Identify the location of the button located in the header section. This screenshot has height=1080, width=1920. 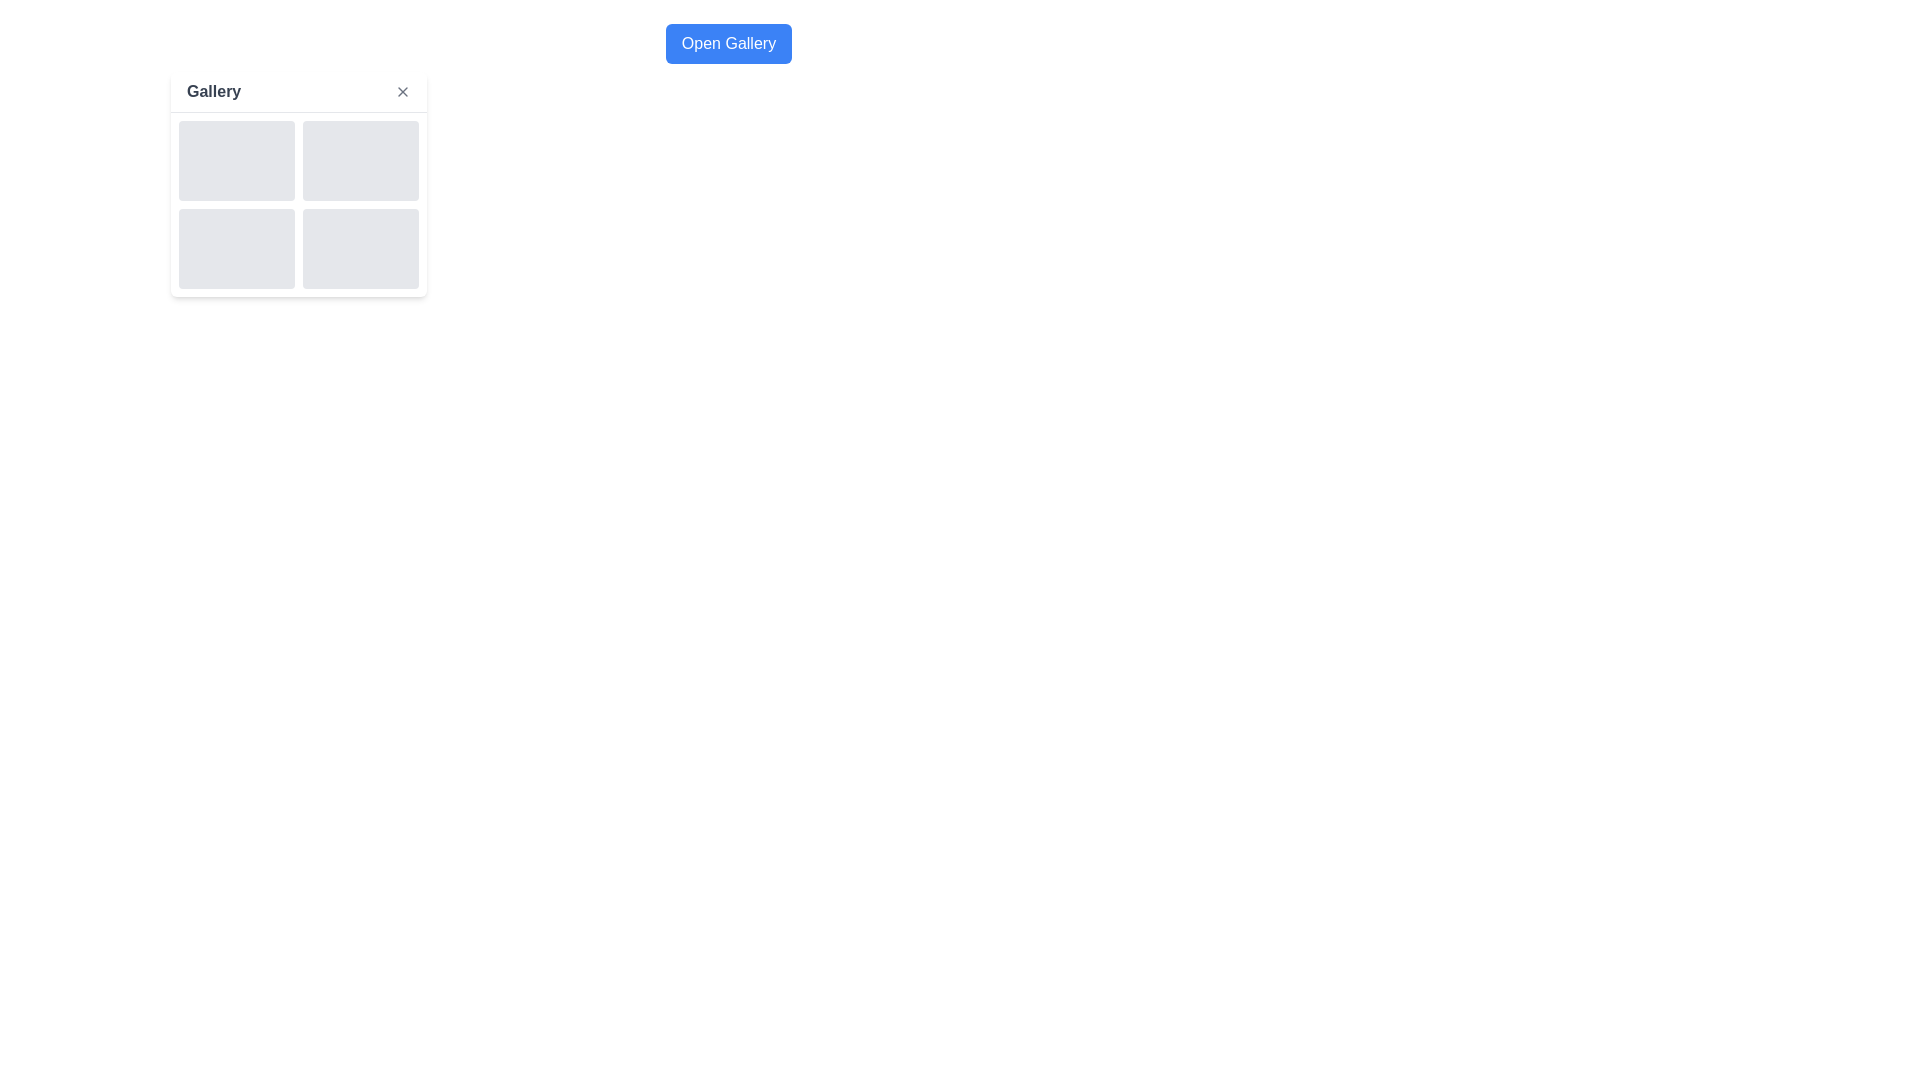
(728, 43).